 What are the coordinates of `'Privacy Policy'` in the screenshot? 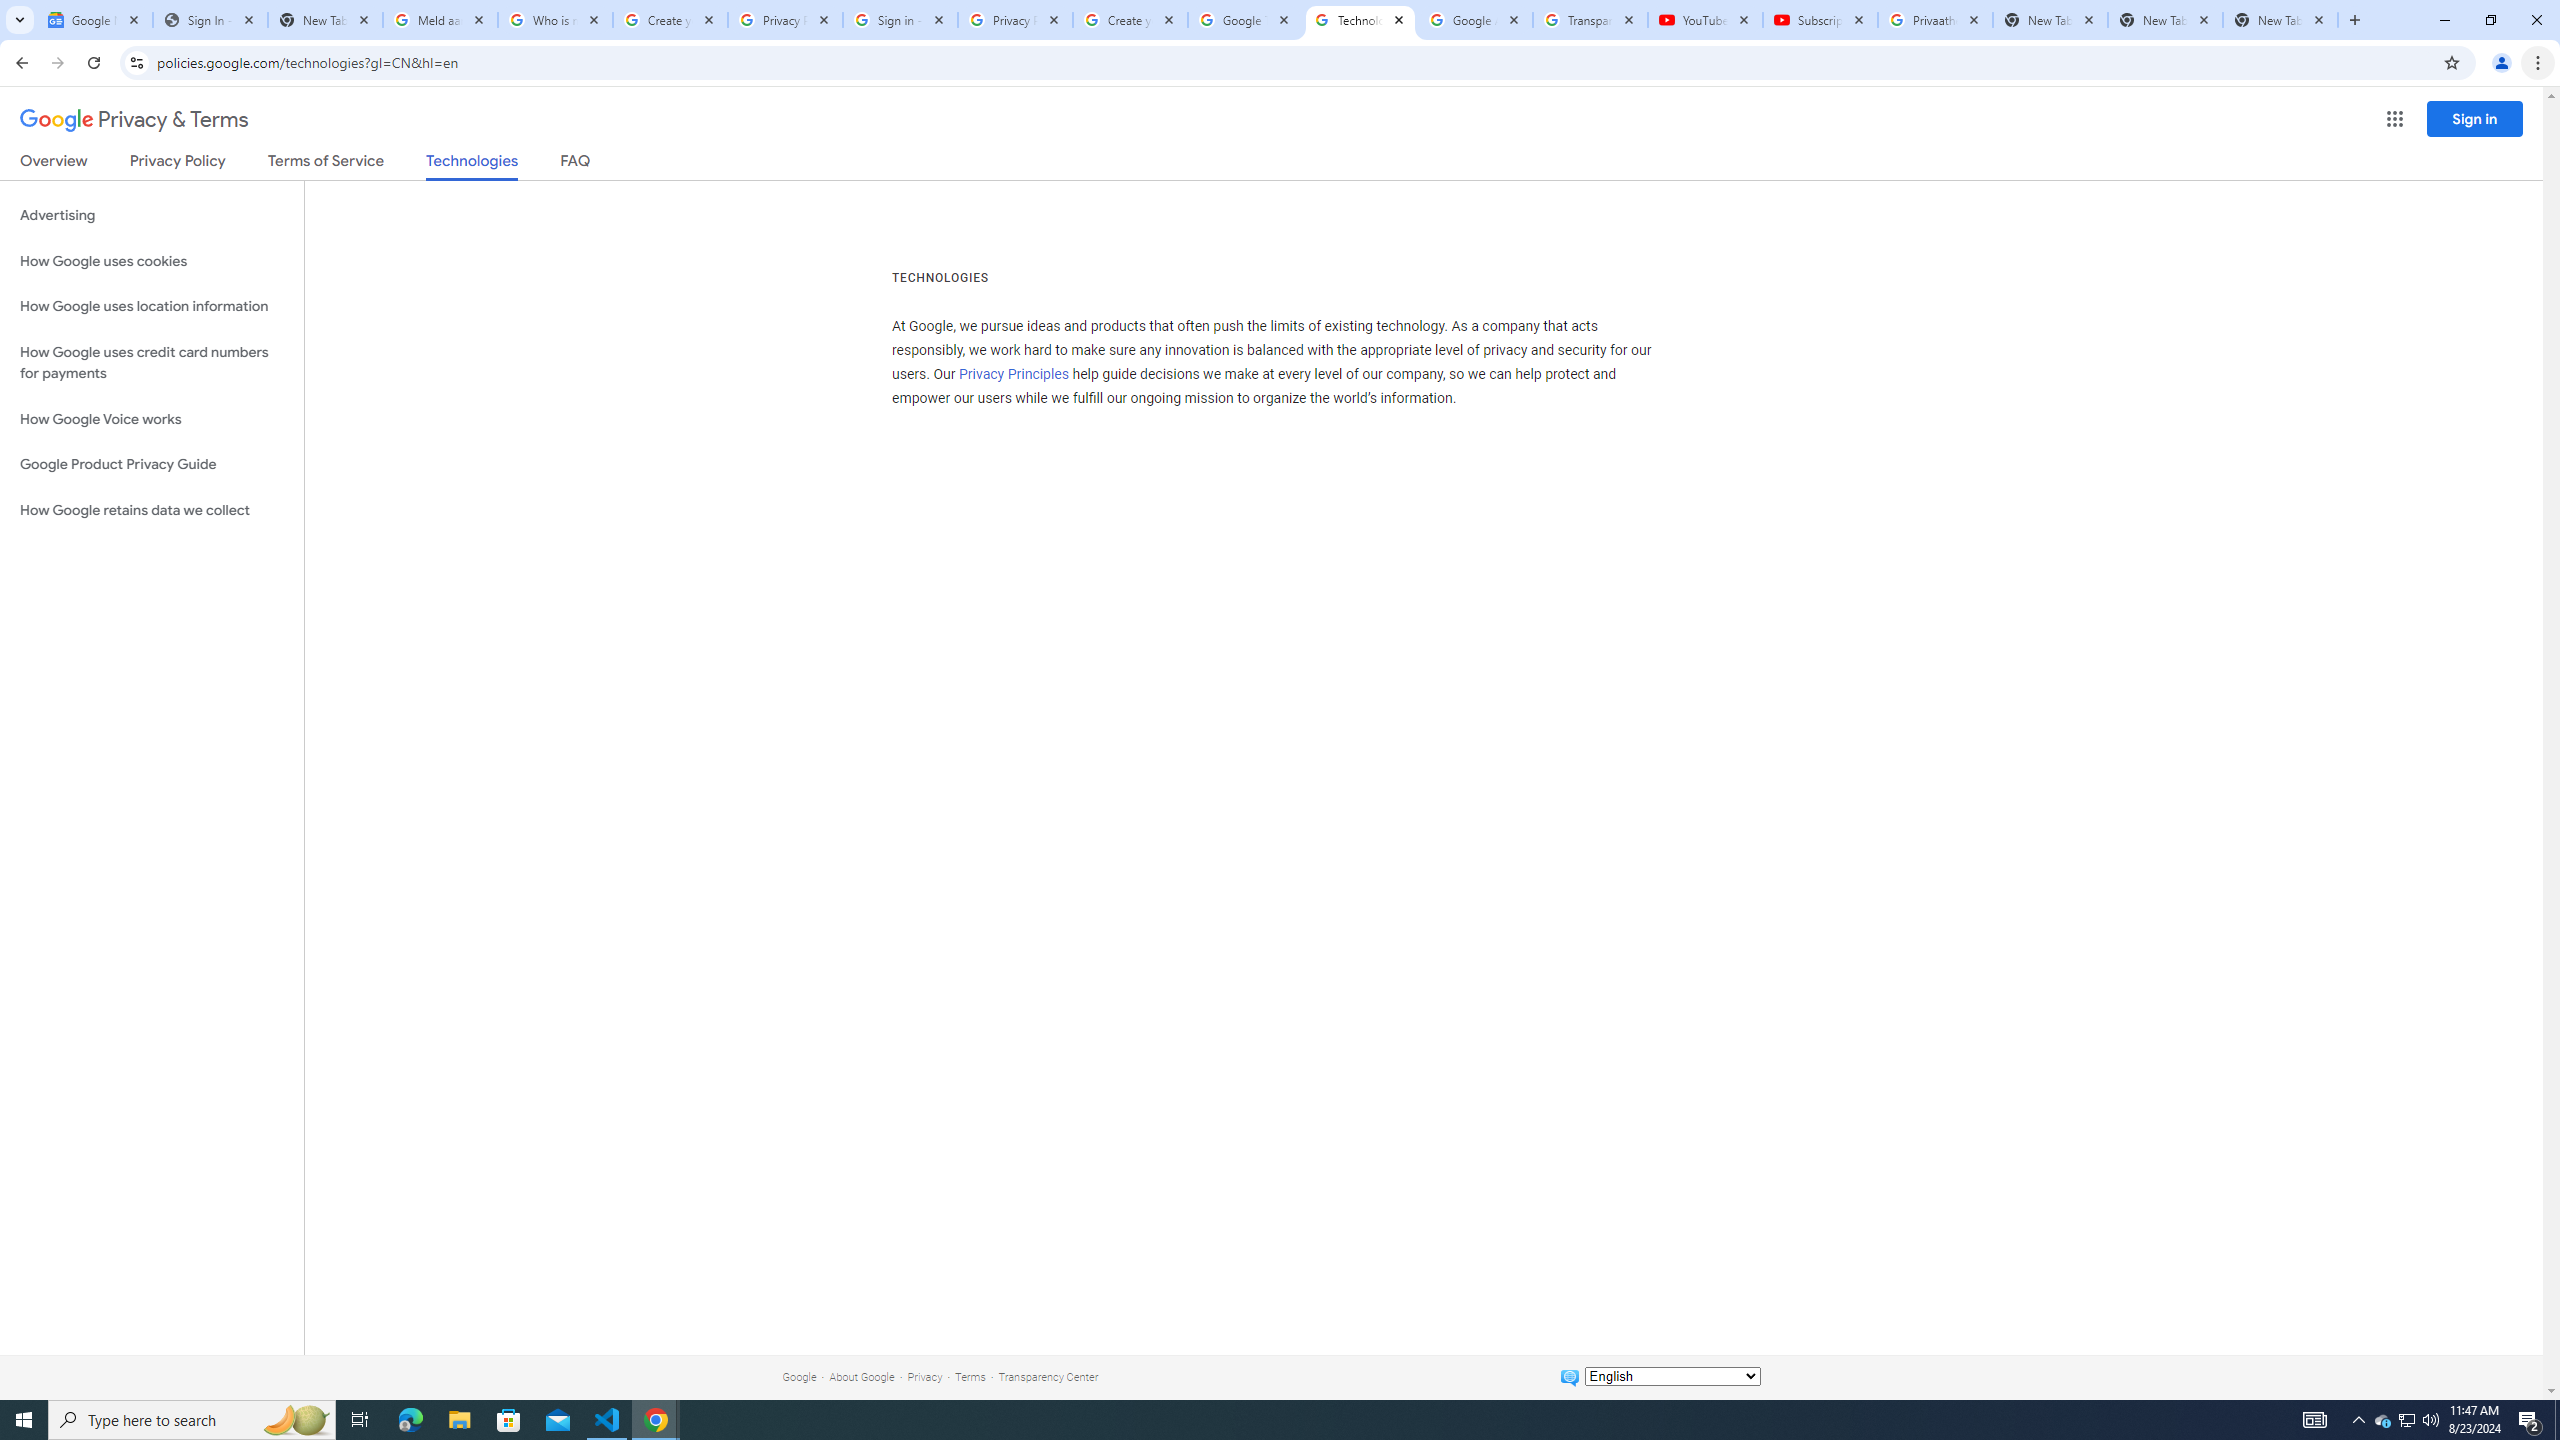 It's located at (175, 164).